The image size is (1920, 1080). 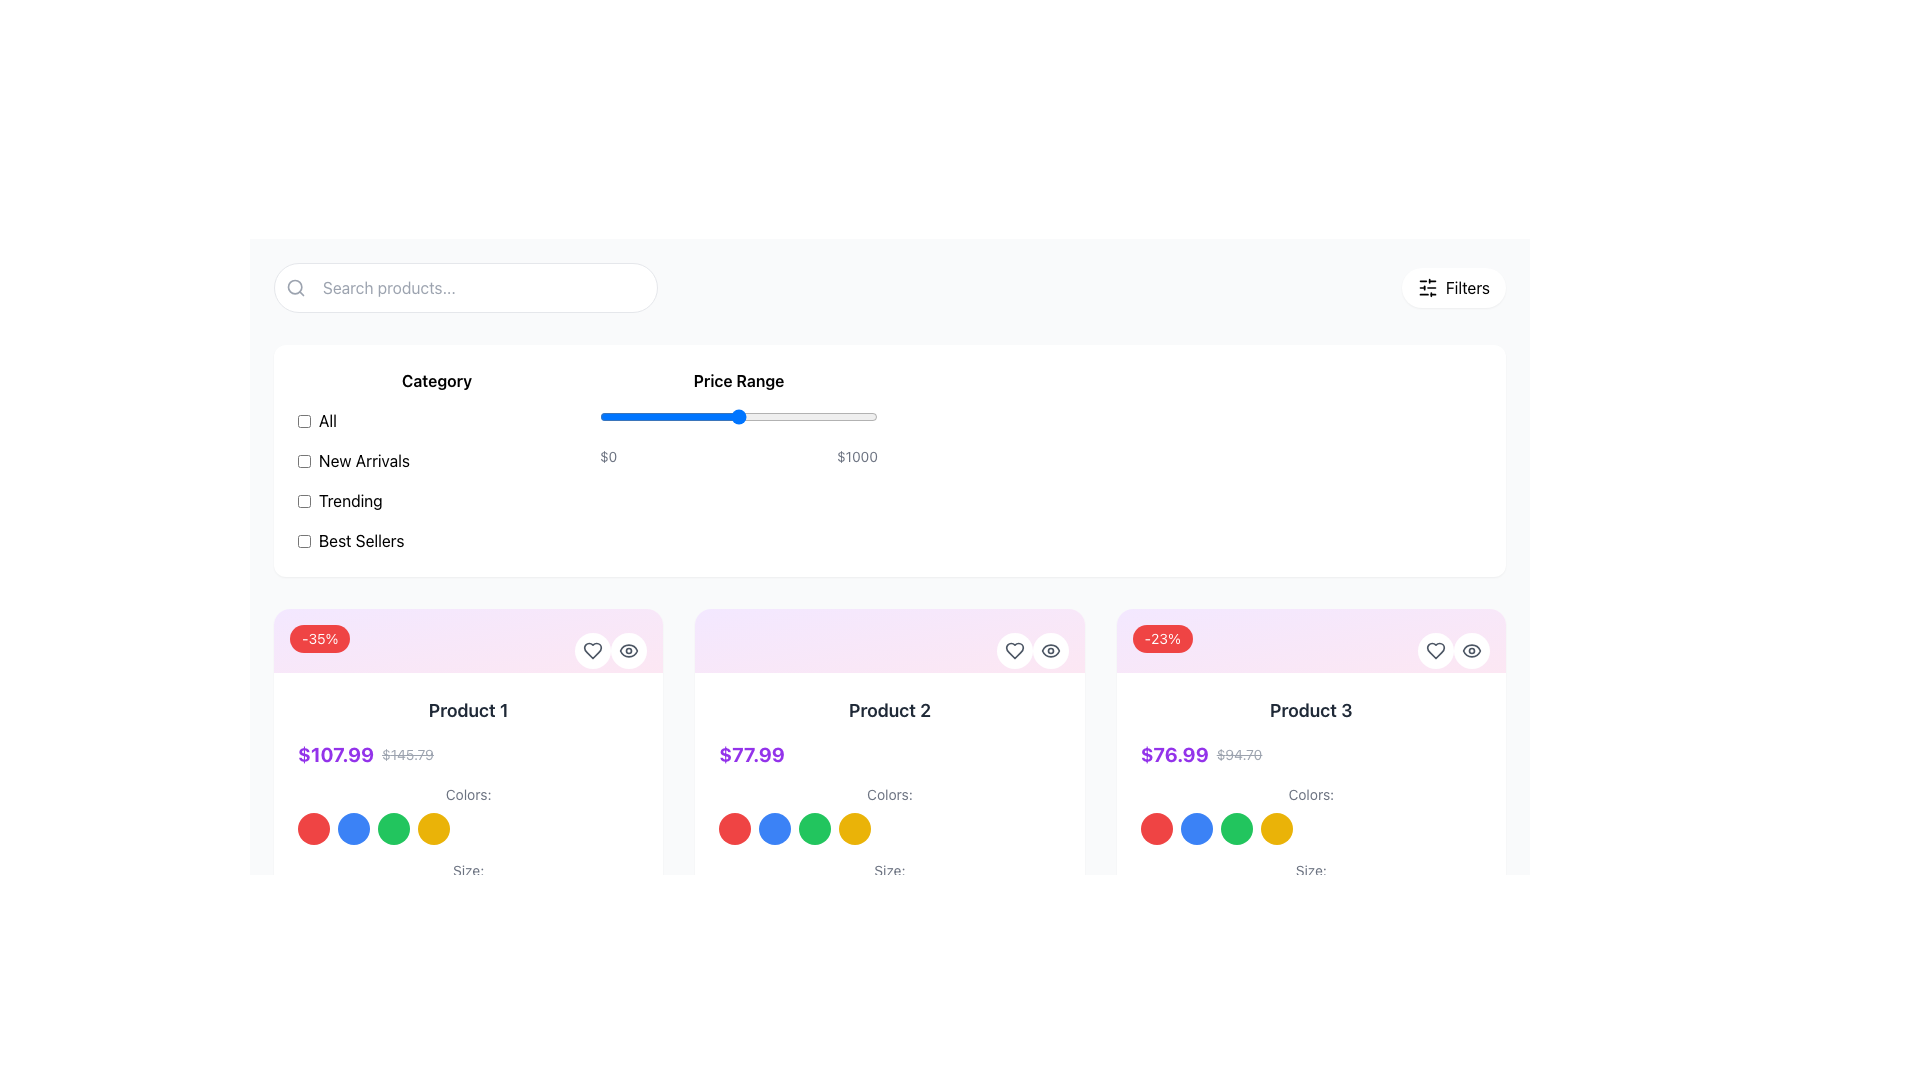 I want to click on the rounded circle button with a gray heart icon in the top-right corner of the 'Product 3' card, so click(x=1434, y=651).